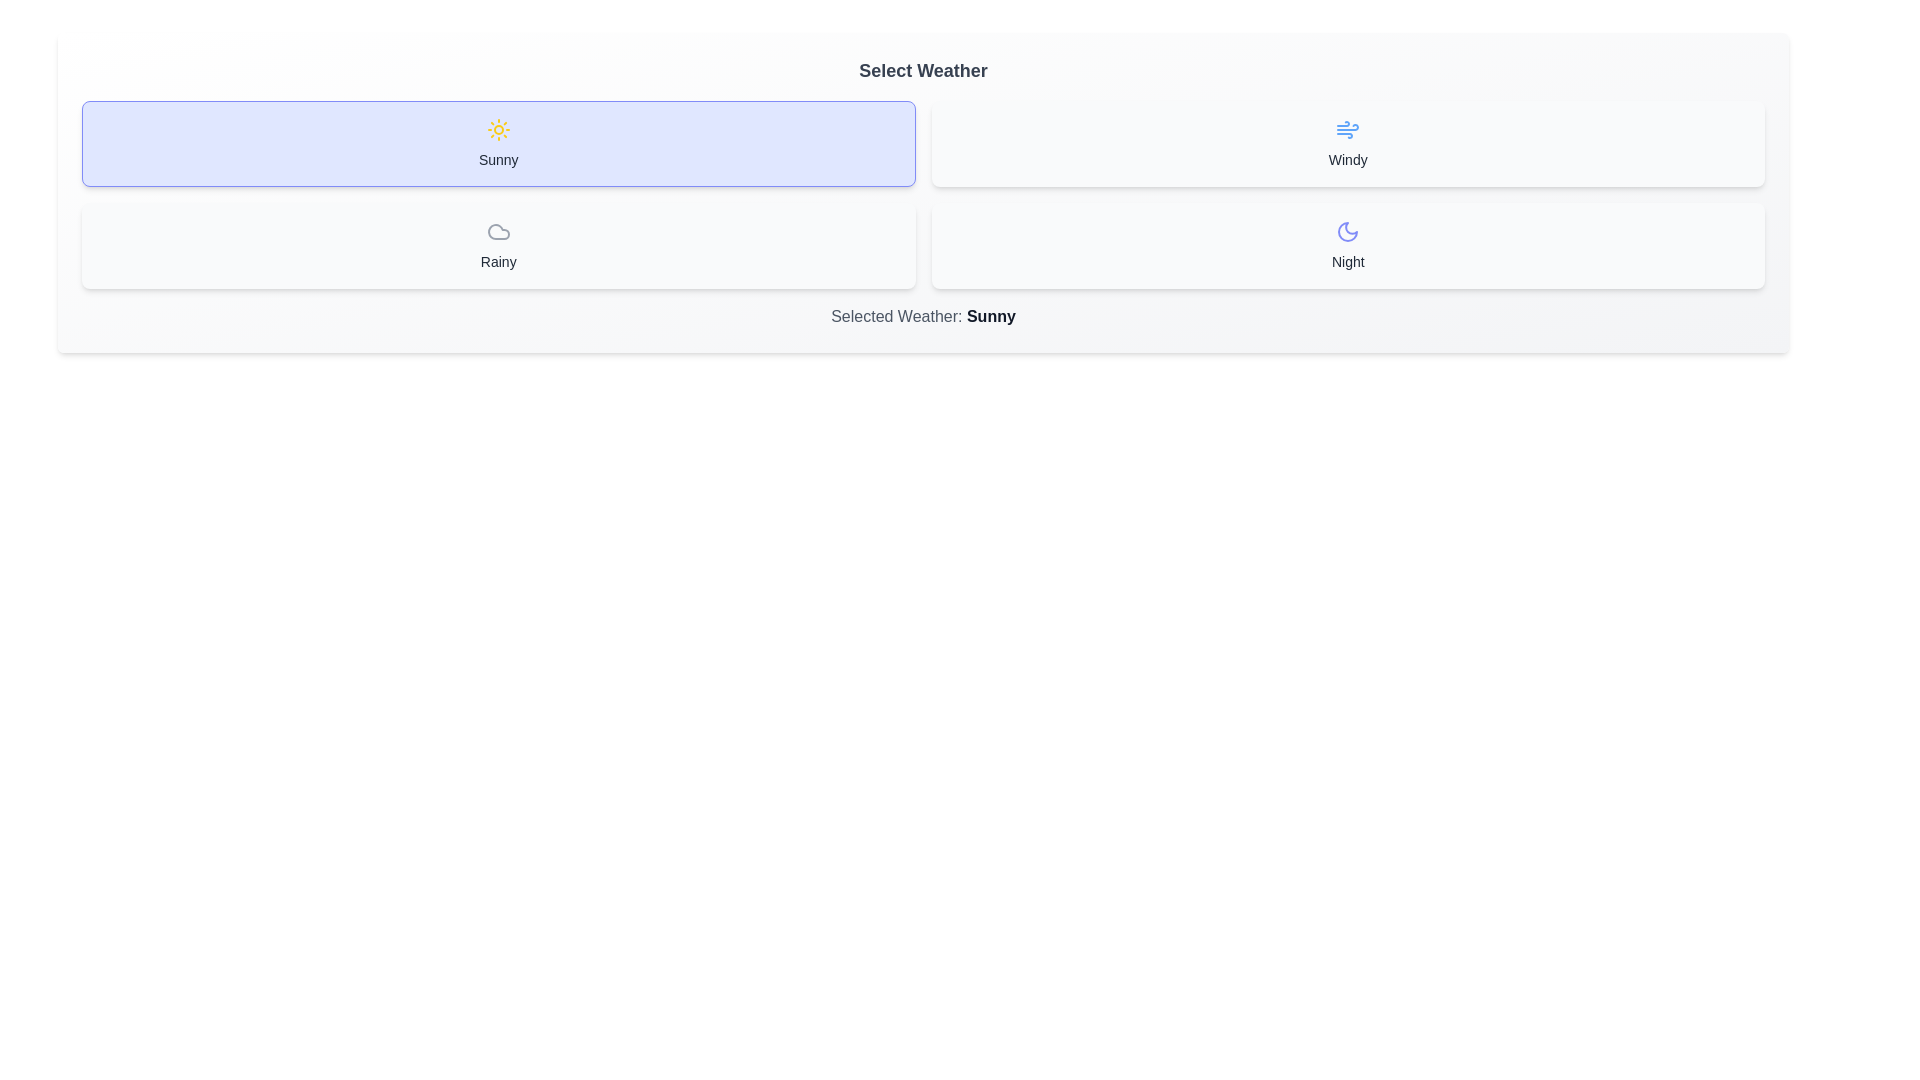 The height and width of the screenshot is (1080, 1920). I want to click on the button corresponding to the weather option Rainy, so click(498, 245).